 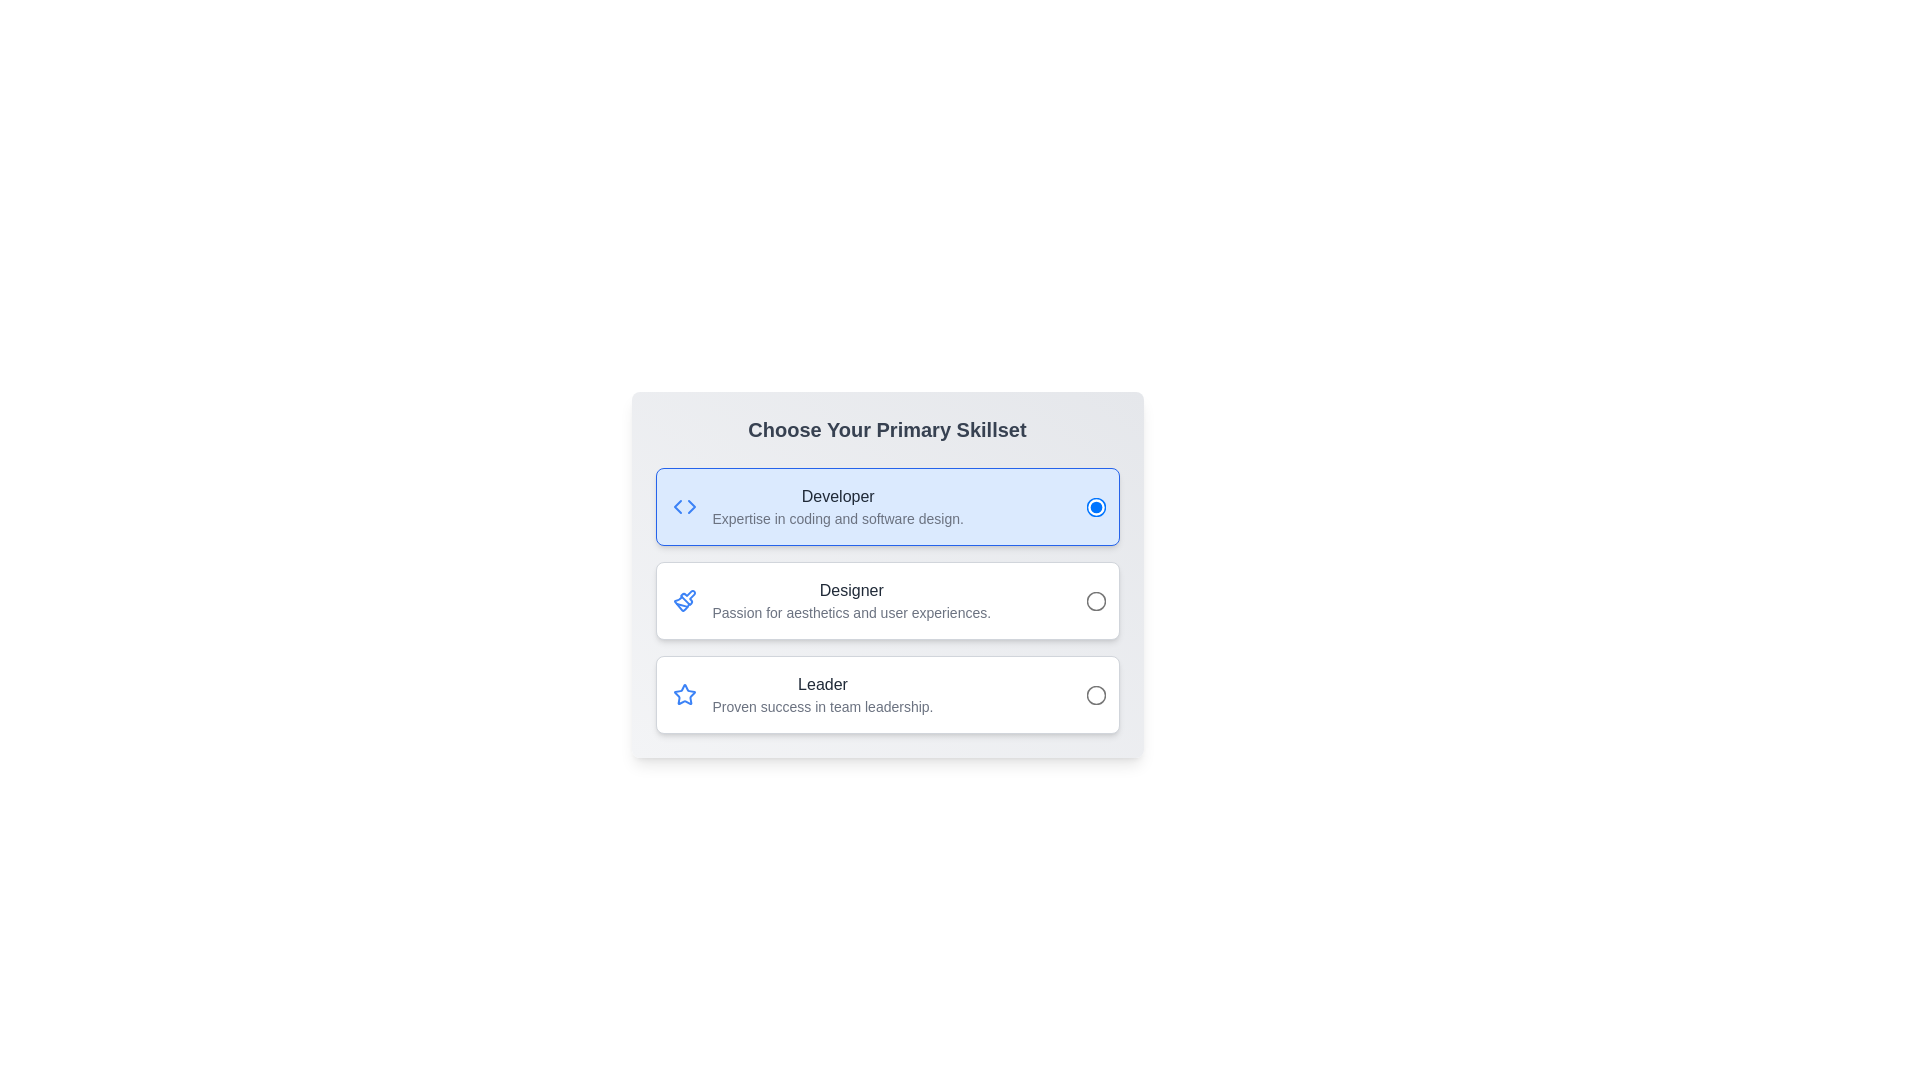 I want to click on the presence of the 'Designer' icon located to the left of the text in the 'Choose Your Primary Skillset' section, so click(x=684, y=600).